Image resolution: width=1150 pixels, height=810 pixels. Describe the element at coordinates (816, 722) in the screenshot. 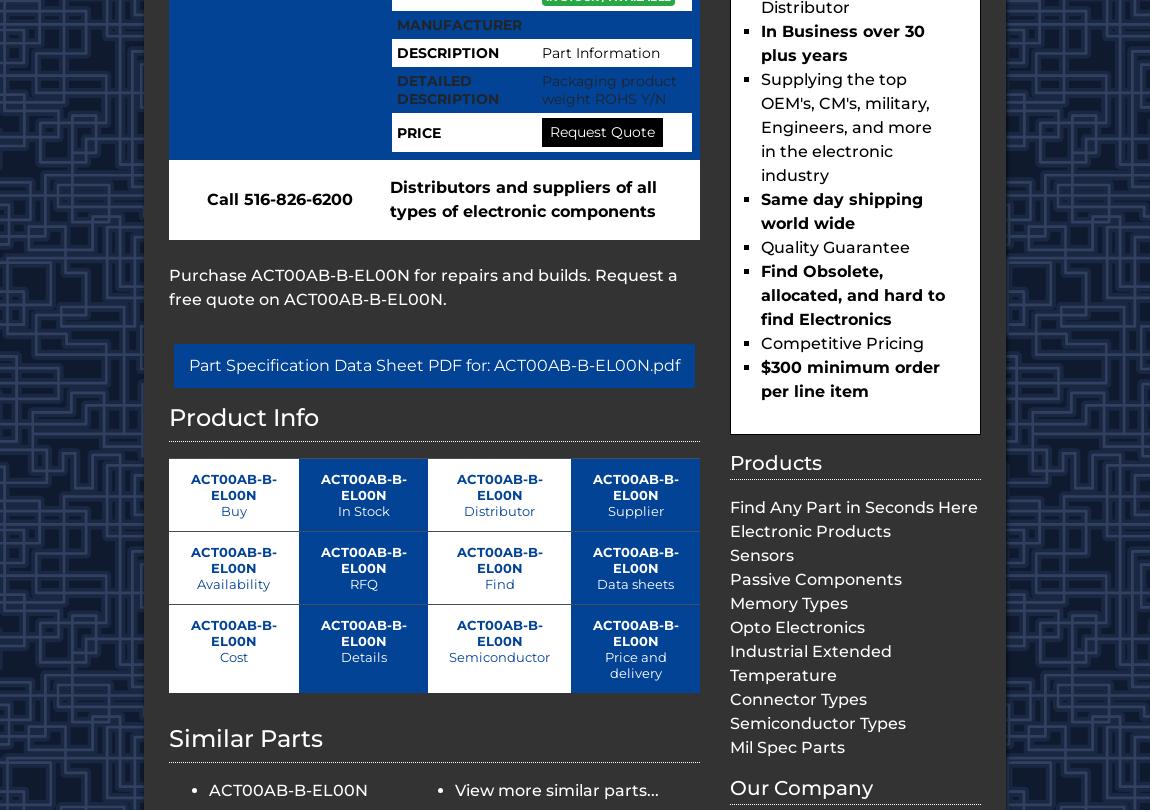

I see `'Semiconductor Types'` at that location.